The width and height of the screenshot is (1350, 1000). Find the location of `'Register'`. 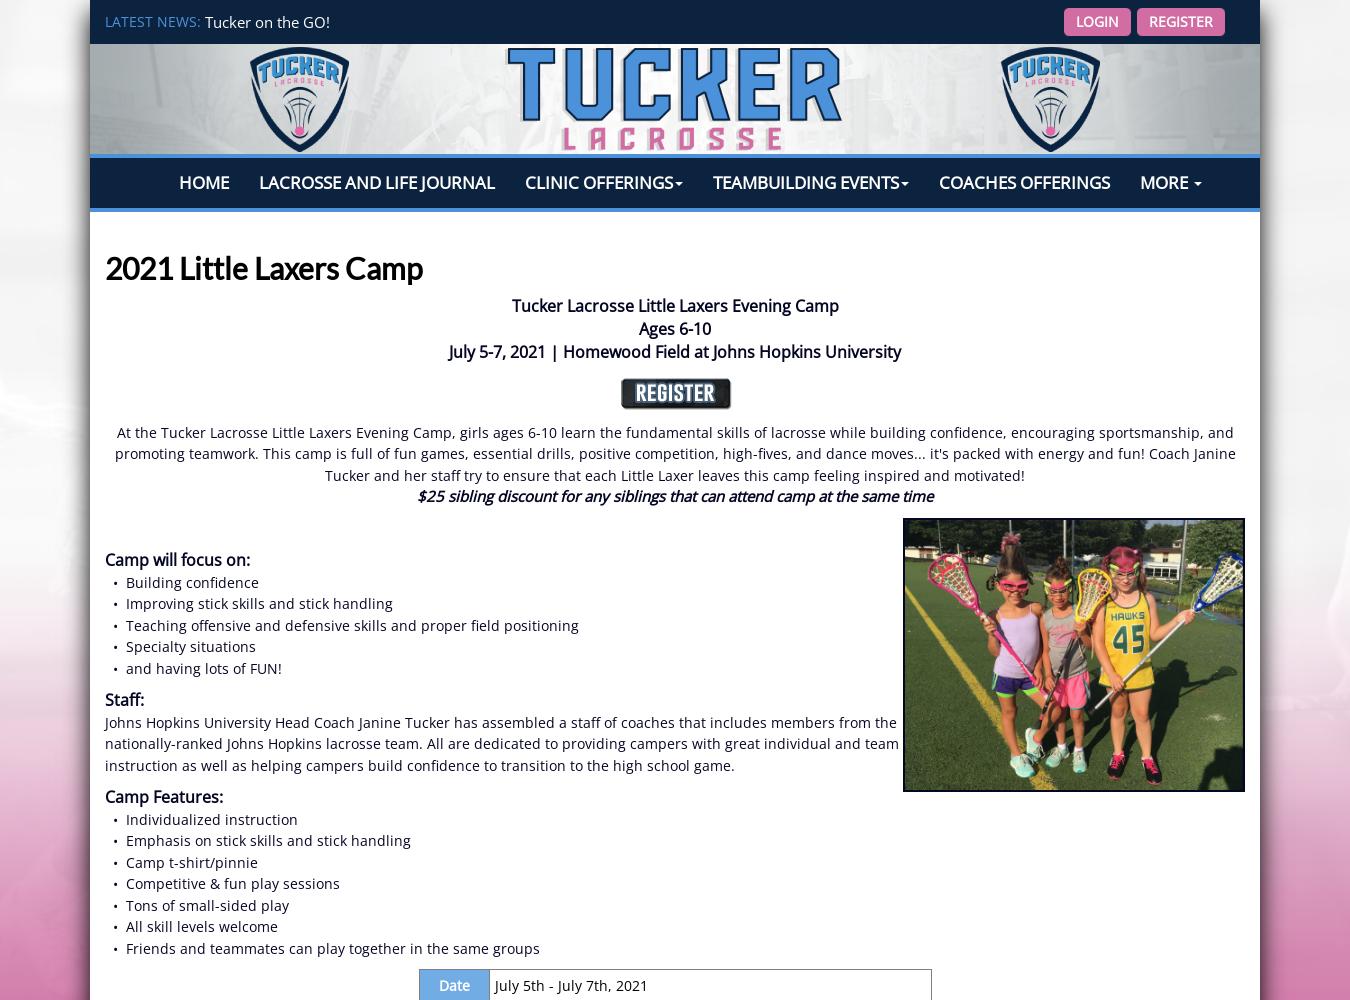

'Register' is located at coordinates (1179, 21).